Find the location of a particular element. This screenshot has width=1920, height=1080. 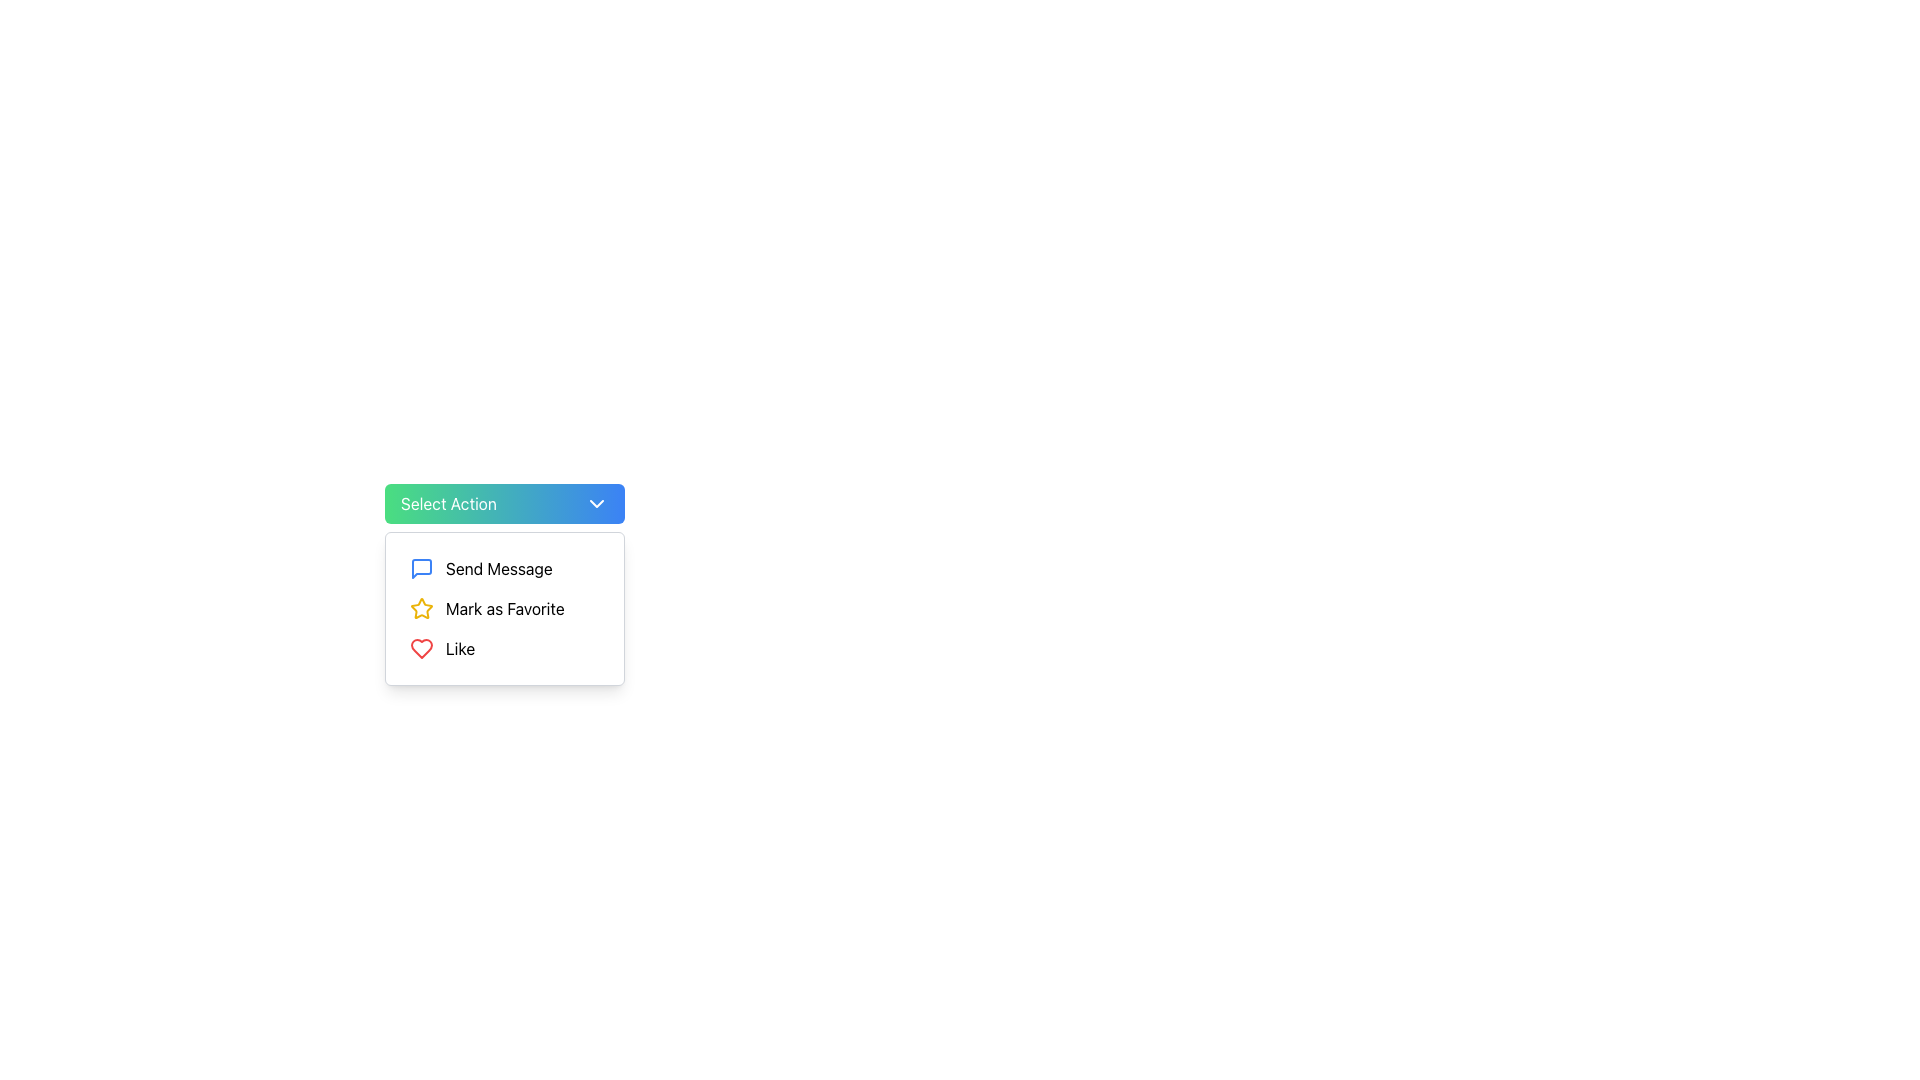

the 'Send Message' icon located in the dropdown menu, which is positioned to the left of the text 'Send Message' is located at coordinates (421, 569).